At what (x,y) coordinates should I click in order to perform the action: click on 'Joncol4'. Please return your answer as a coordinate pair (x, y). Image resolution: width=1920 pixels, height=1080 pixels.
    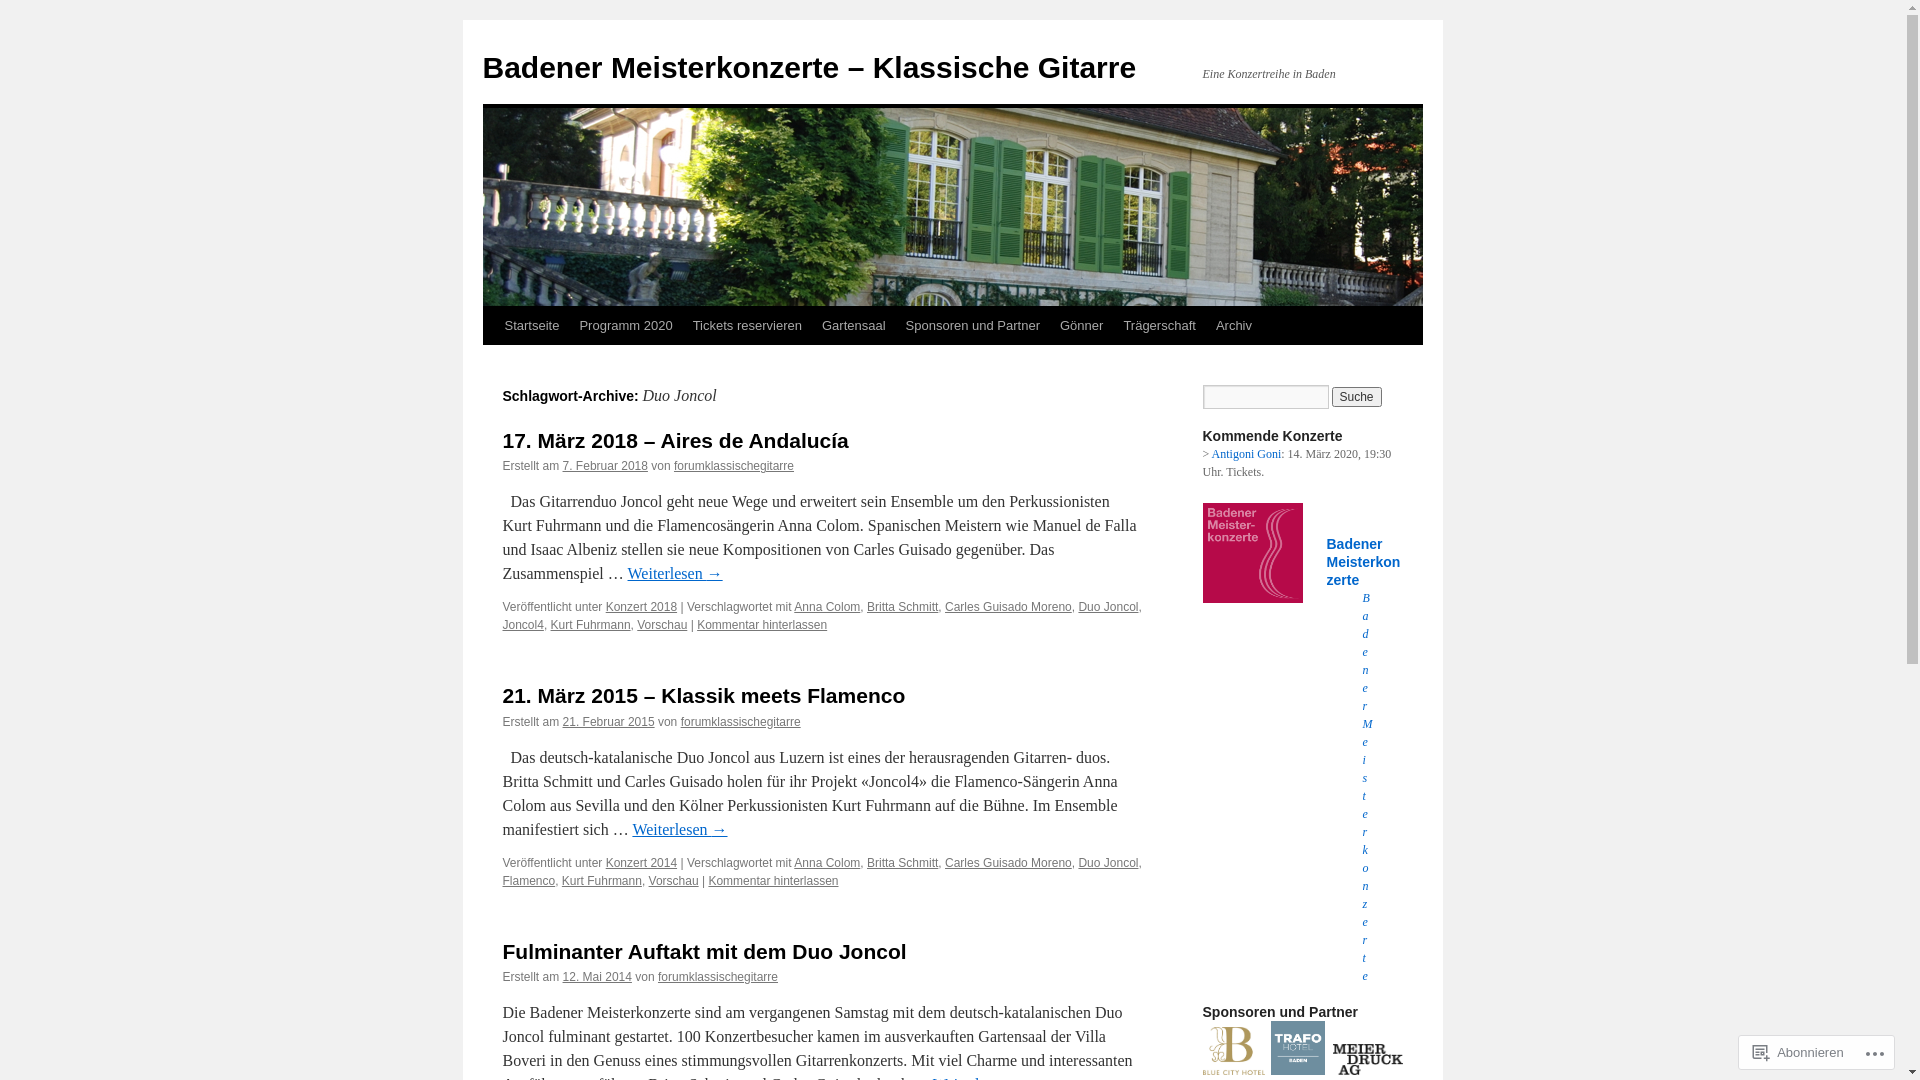
    Looking at the image, I should click on (522, 623).